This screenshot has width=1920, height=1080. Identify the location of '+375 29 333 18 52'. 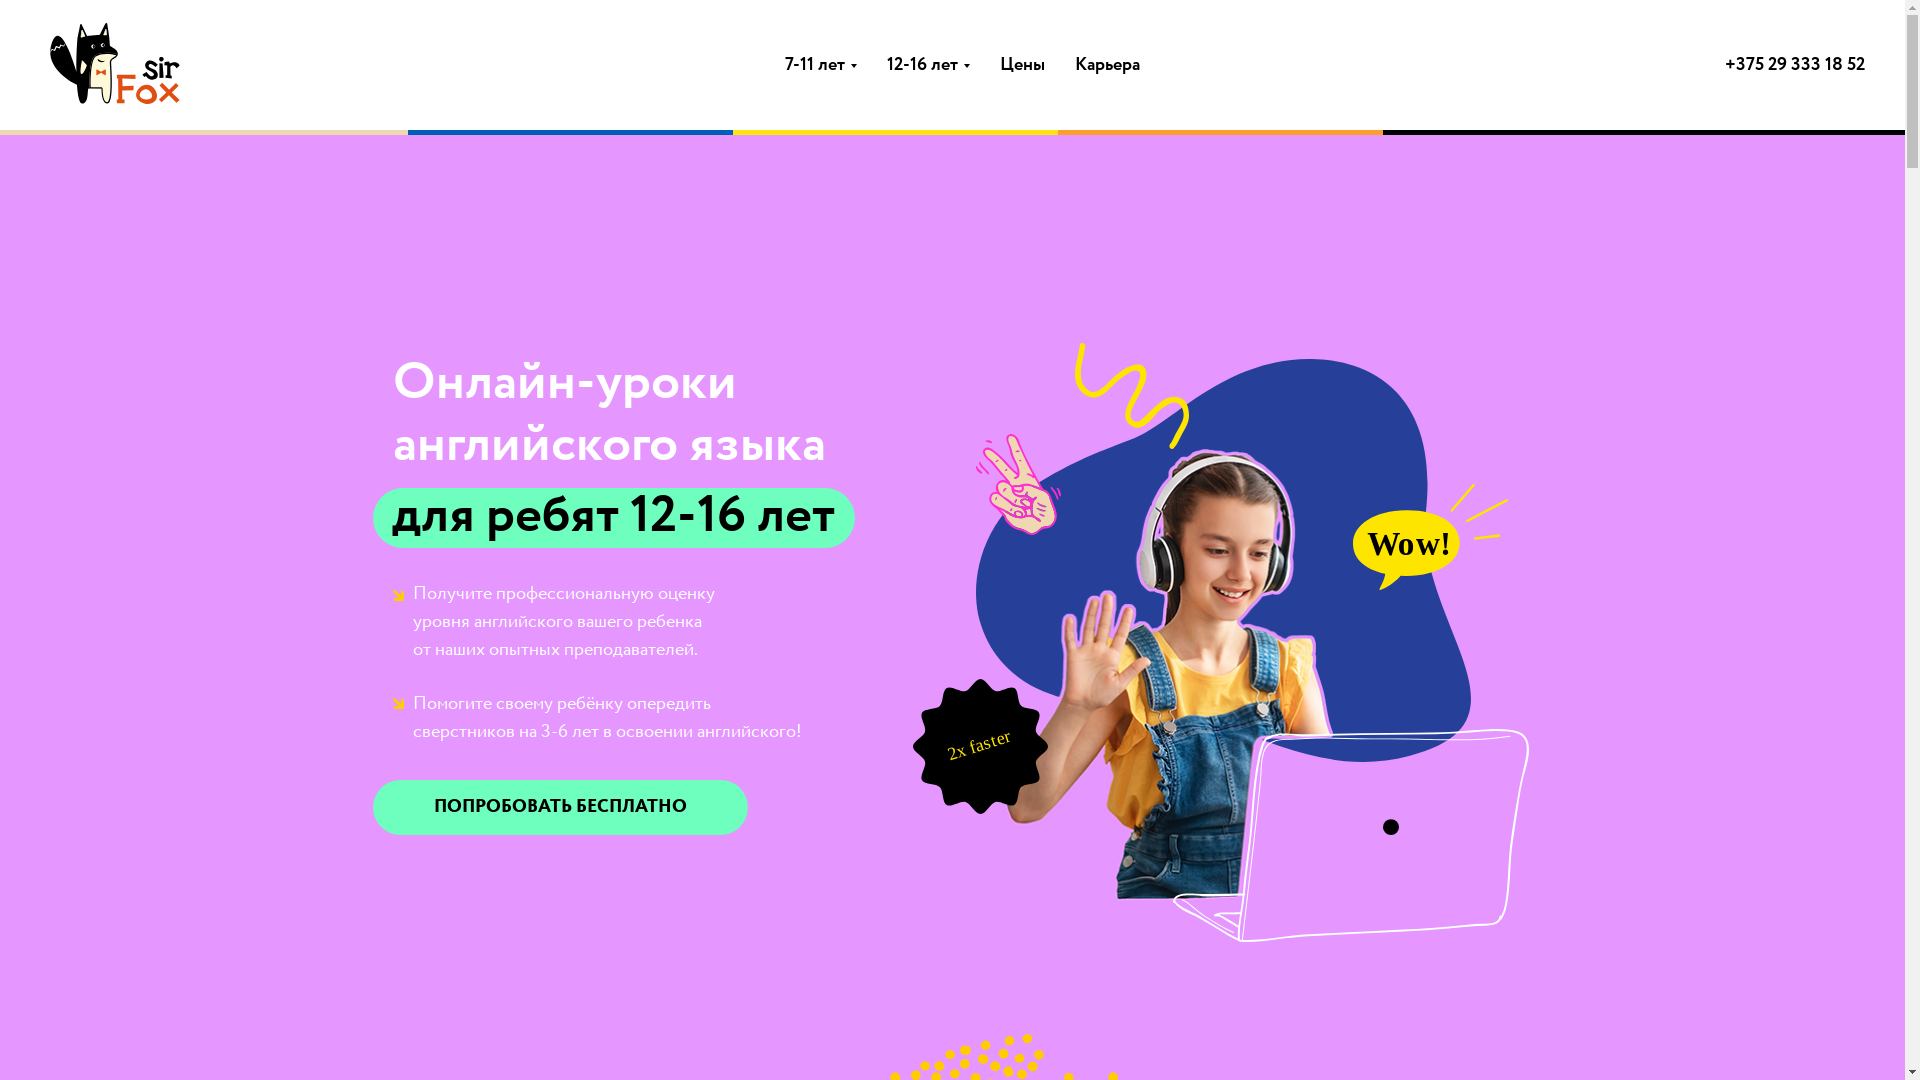
(1795, 64).